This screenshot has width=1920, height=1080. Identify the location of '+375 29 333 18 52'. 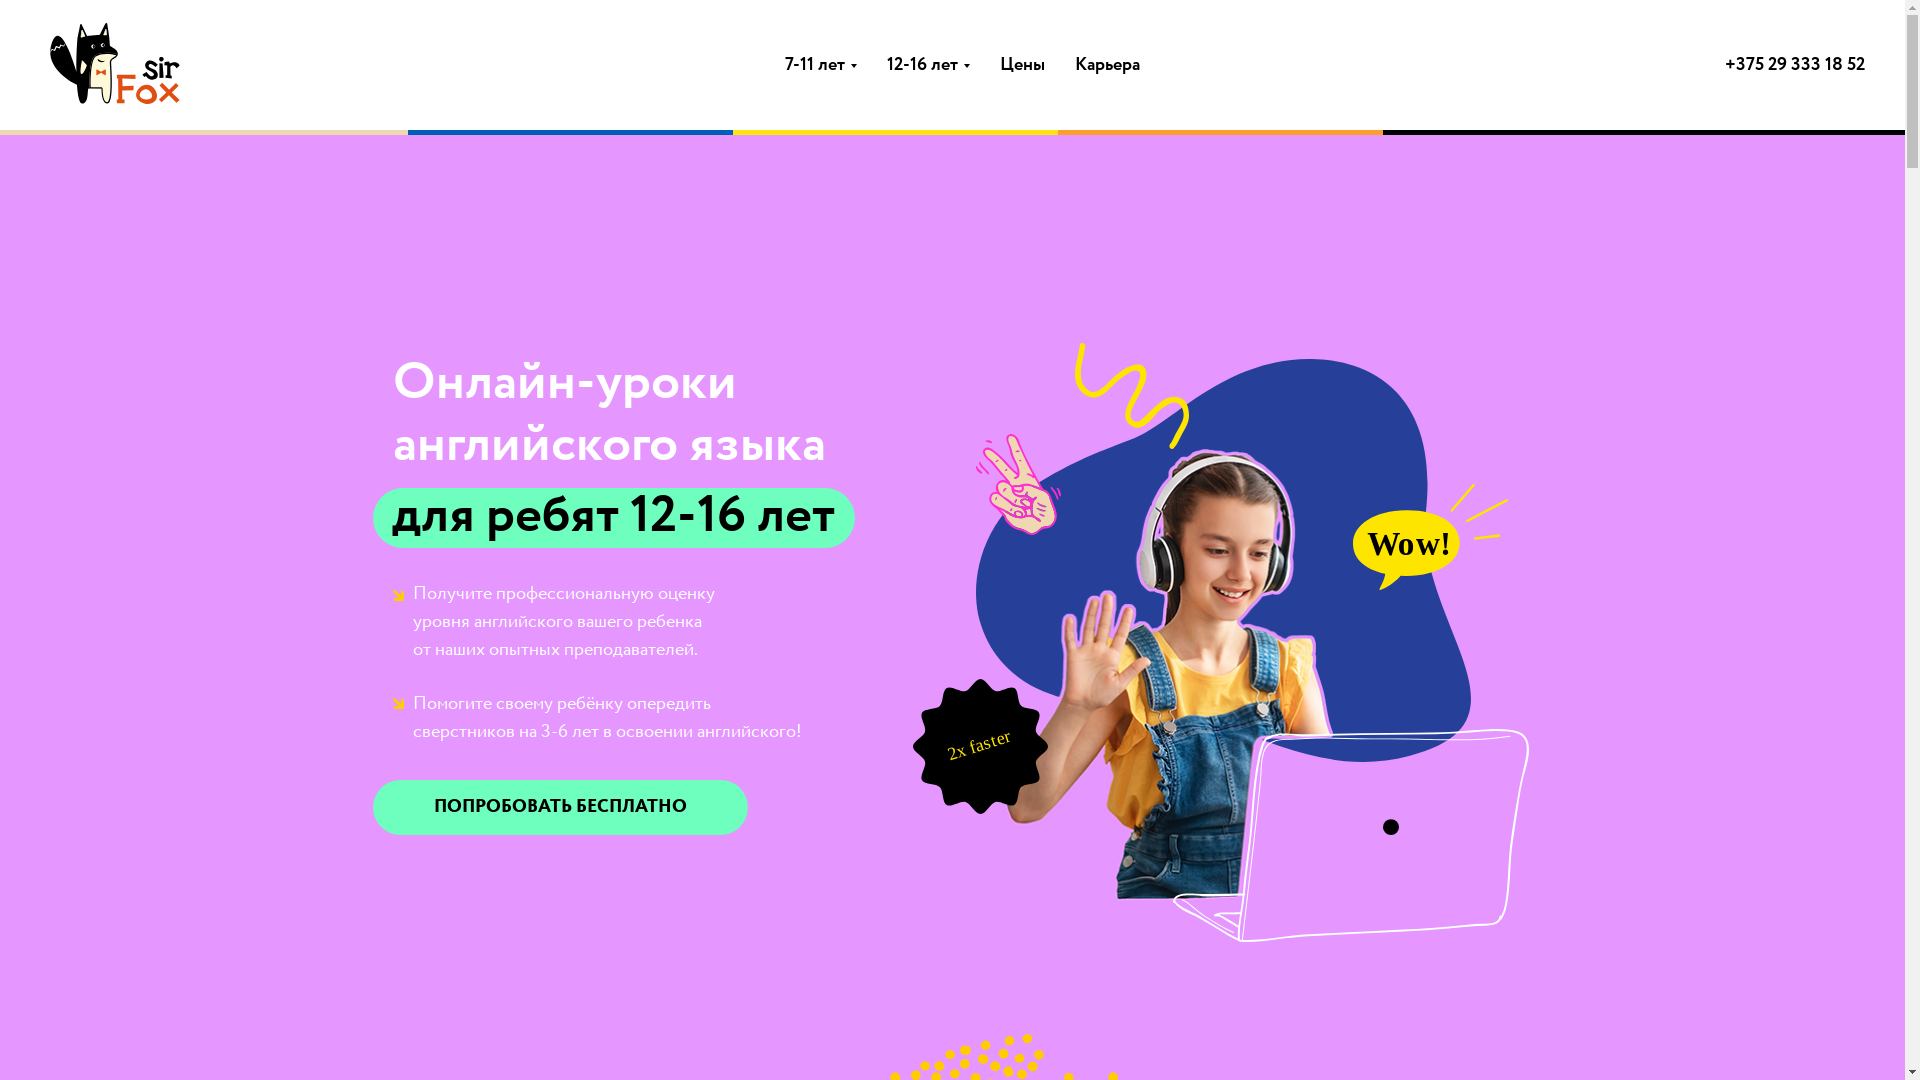
(1795, 64).